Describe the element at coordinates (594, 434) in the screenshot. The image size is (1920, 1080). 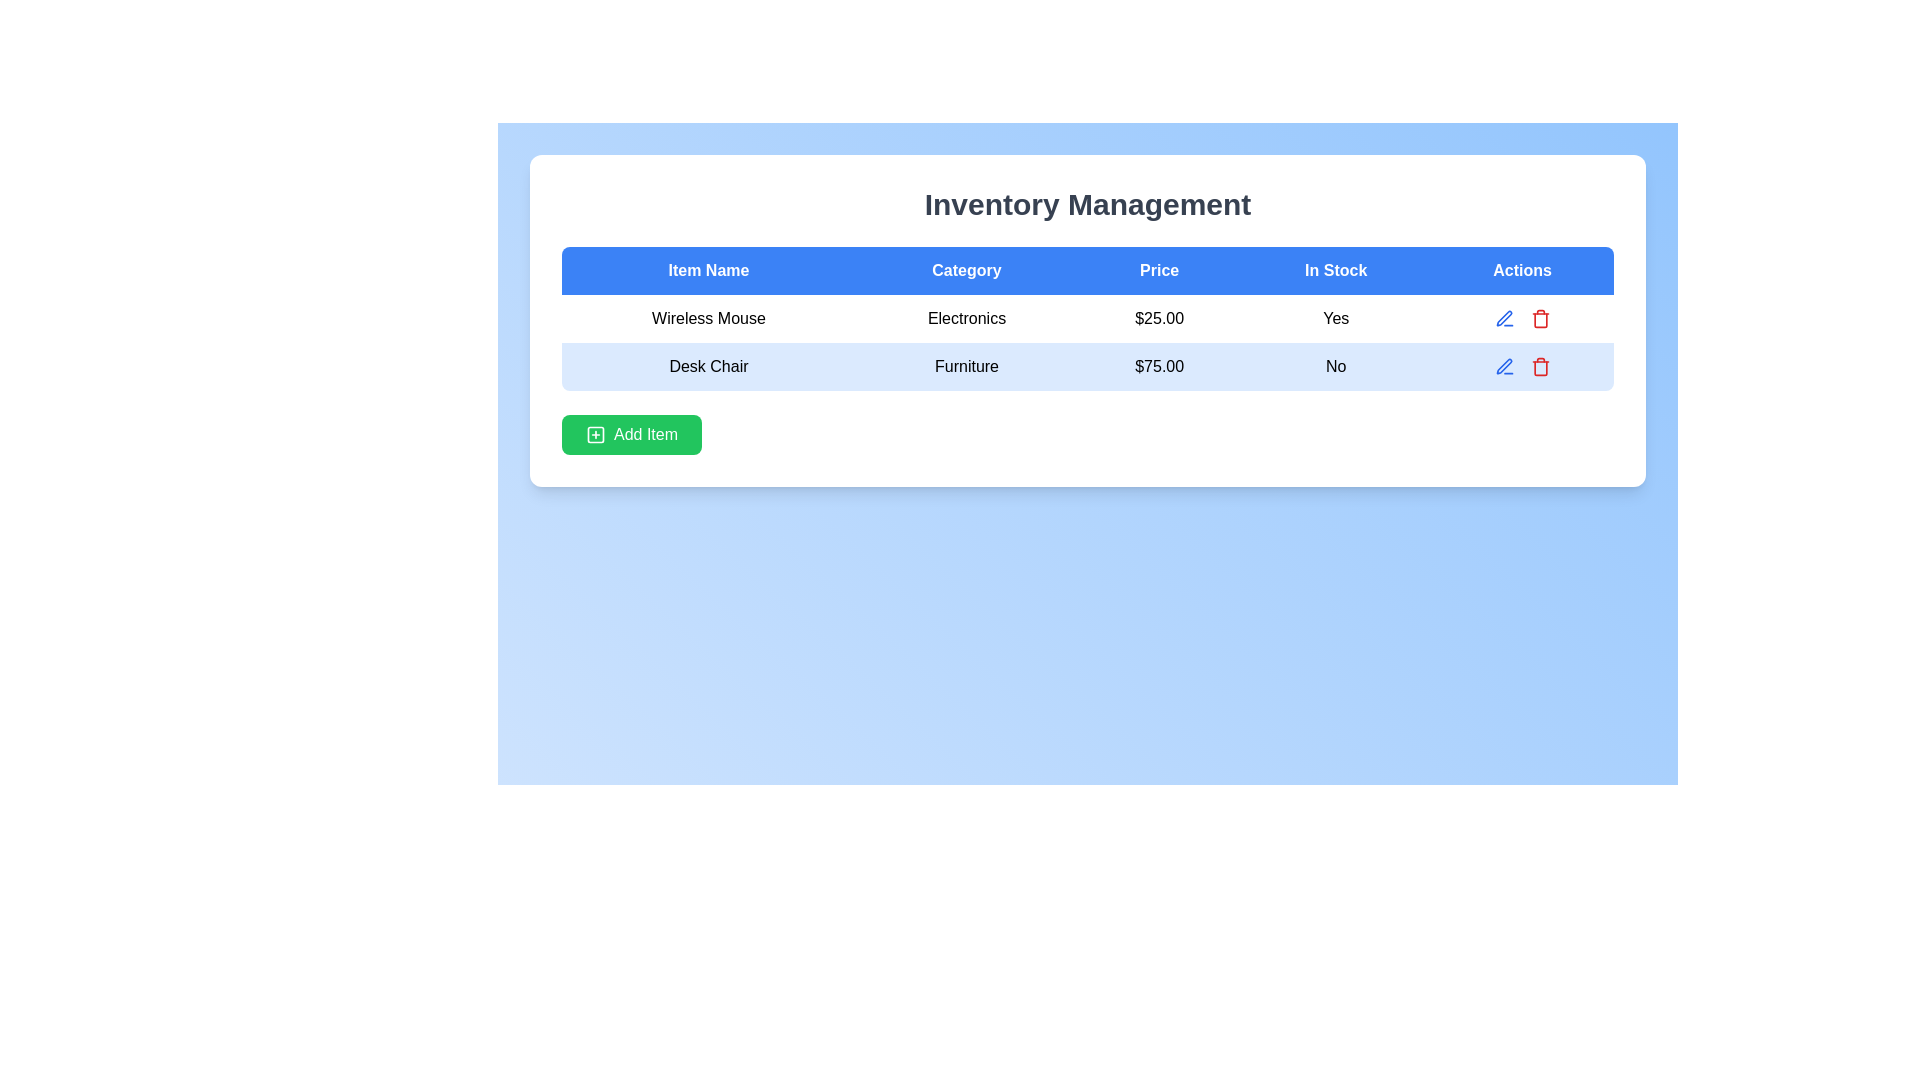
I see `the small square-shaped graphical icon with rounded corners, which serves as a base for other graphical components, located within the 'Add Item' button near its left edge` at that location.